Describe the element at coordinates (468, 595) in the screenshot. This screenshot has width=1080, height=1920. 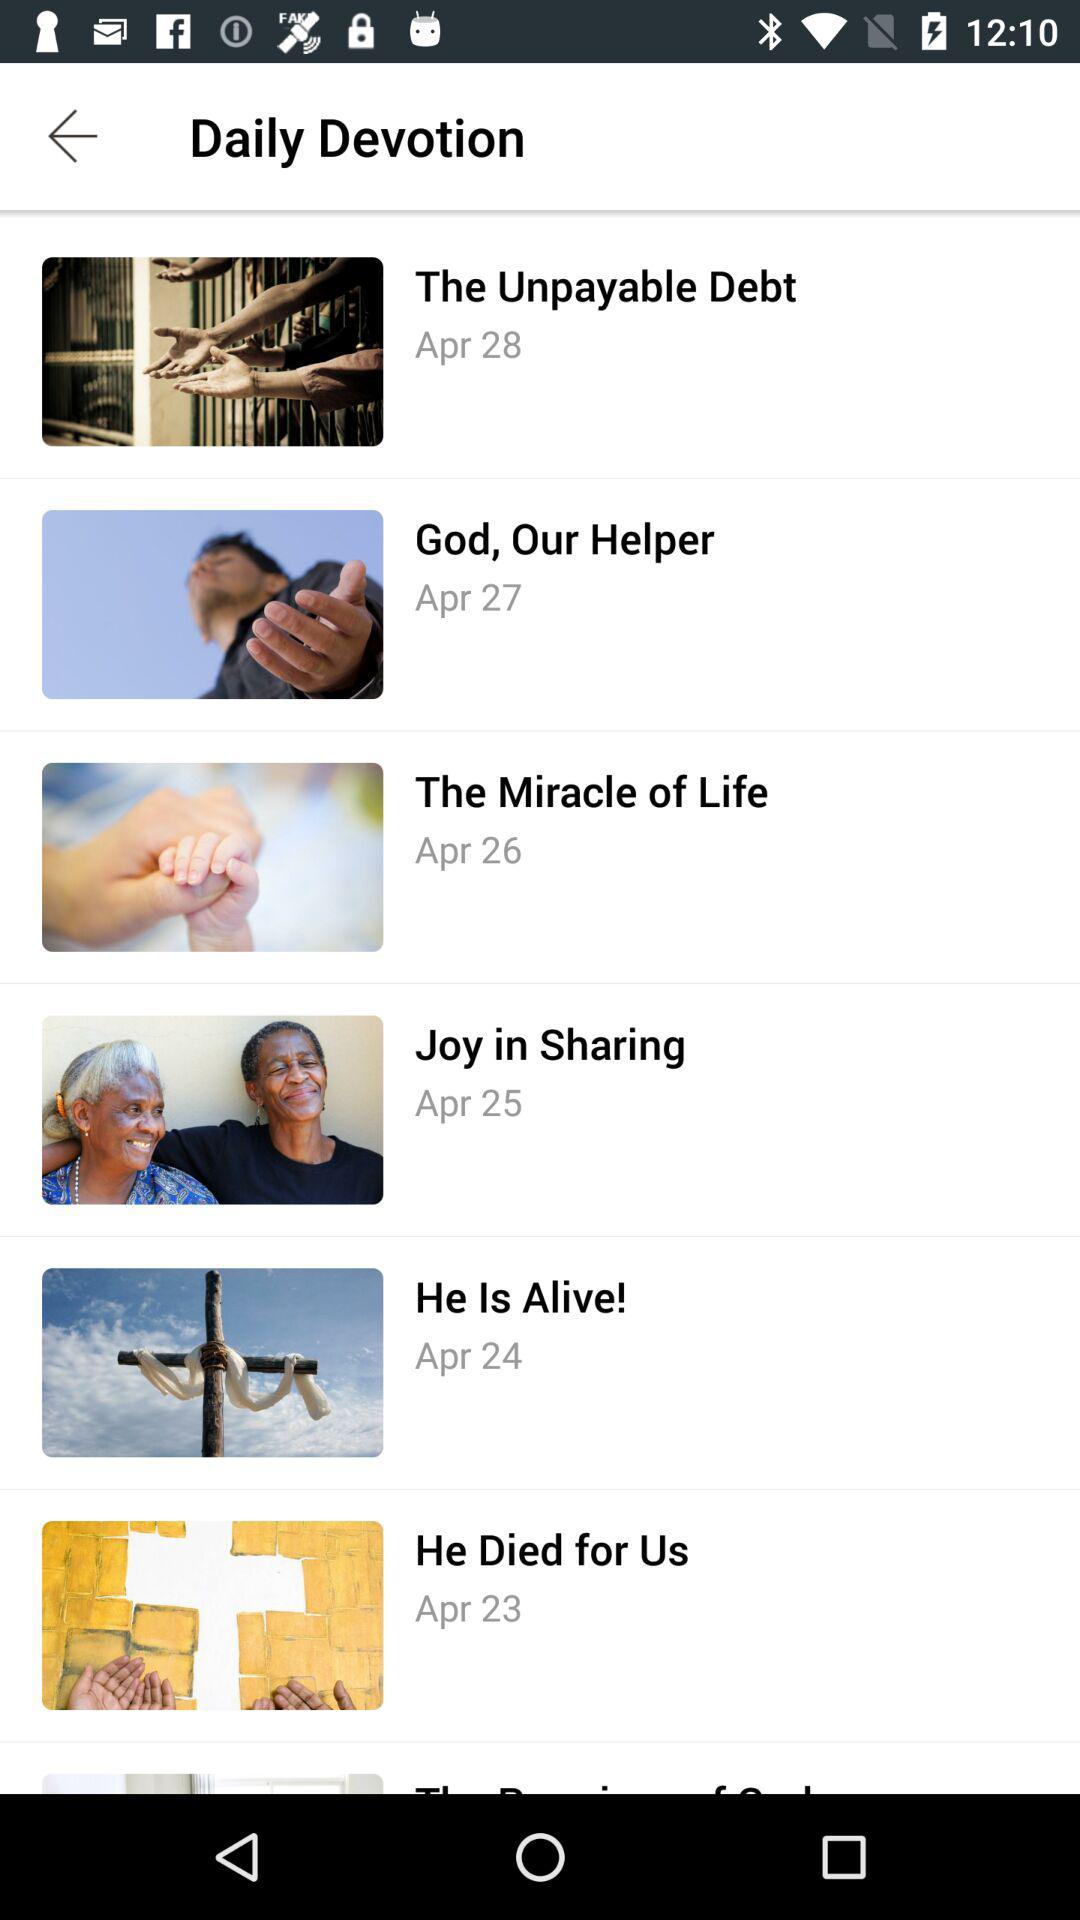
I see `apr 27 item` at that location.